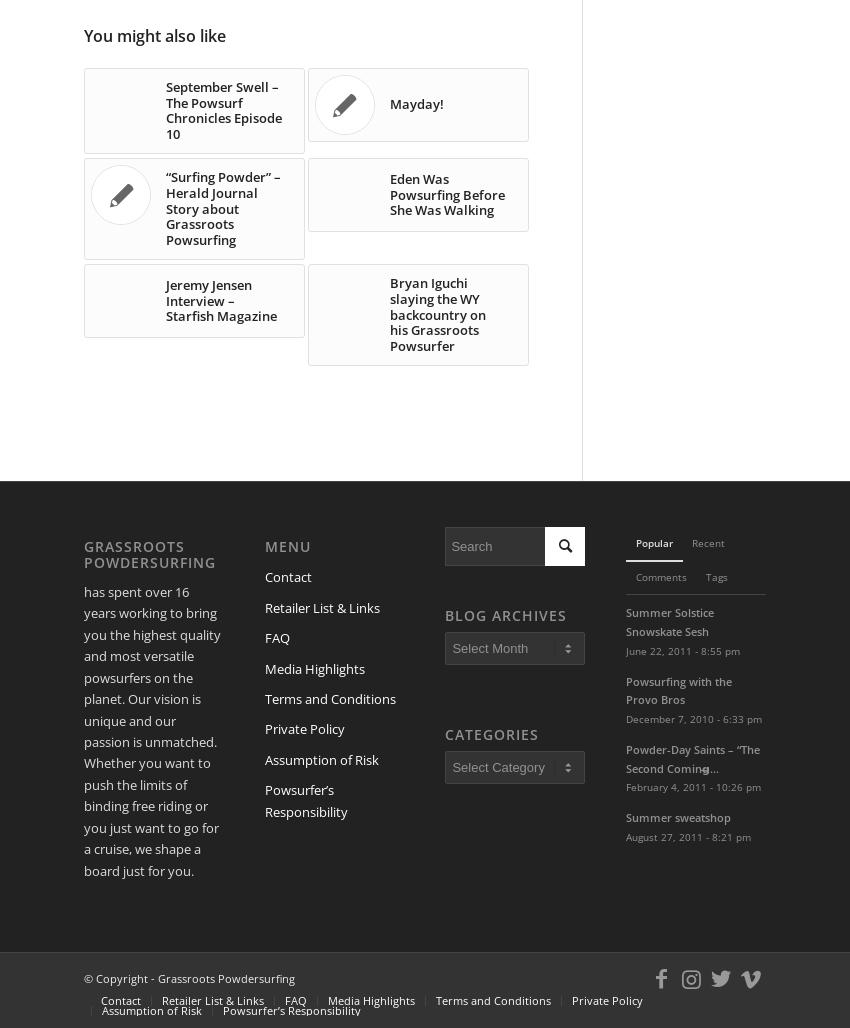 Image resolution: width=850 pixels, height=1028 pixels. What do you see at coordinates (285, 546) in the screenshot?
I see `'Menu'` at bounding box center [285, 546].